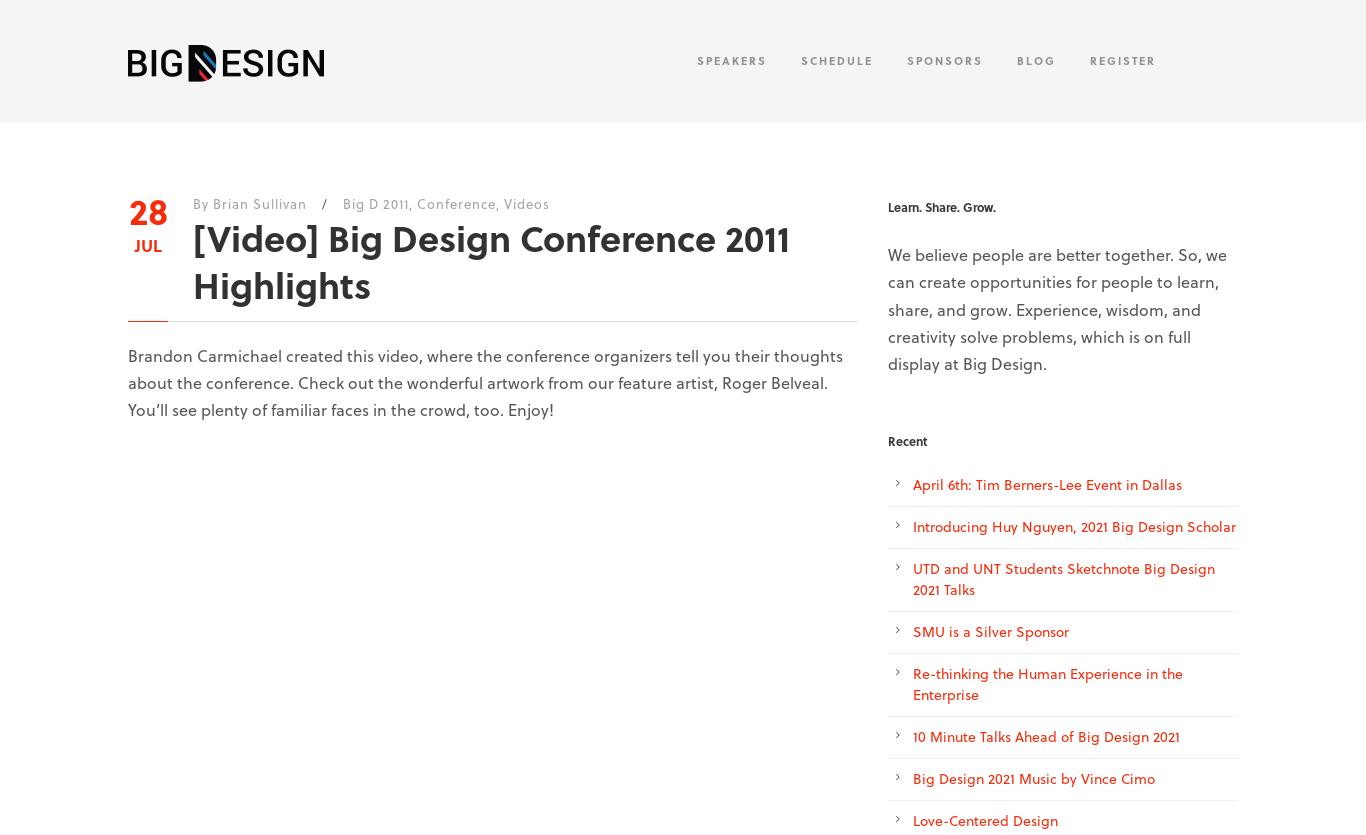 The height and width of the screenshot is (835, 1366). Describe the element at coordinates (259, 203) in the screenshot. I see `'Brian Sullivan'` at that location.